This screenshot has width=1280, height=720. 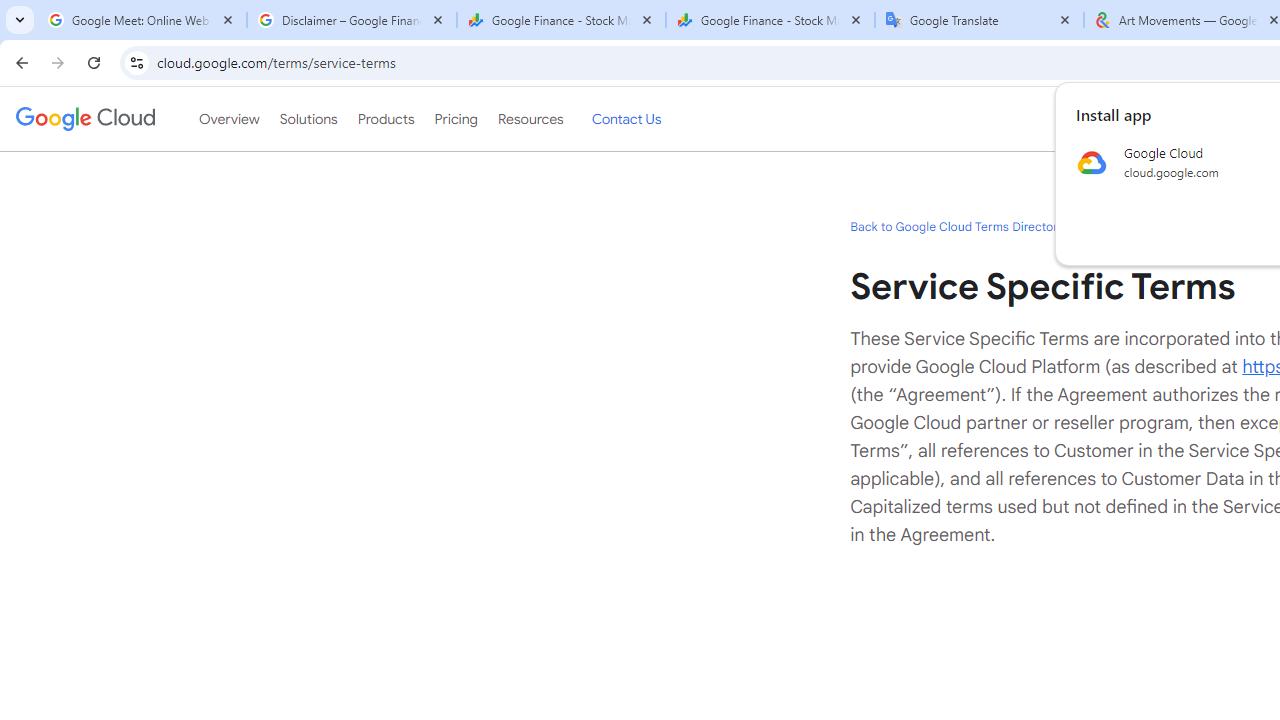 What do you see at coordinates (84, 119) in the screenshot?
I see `'Google Cloud'` at bounding box center [84, 119].